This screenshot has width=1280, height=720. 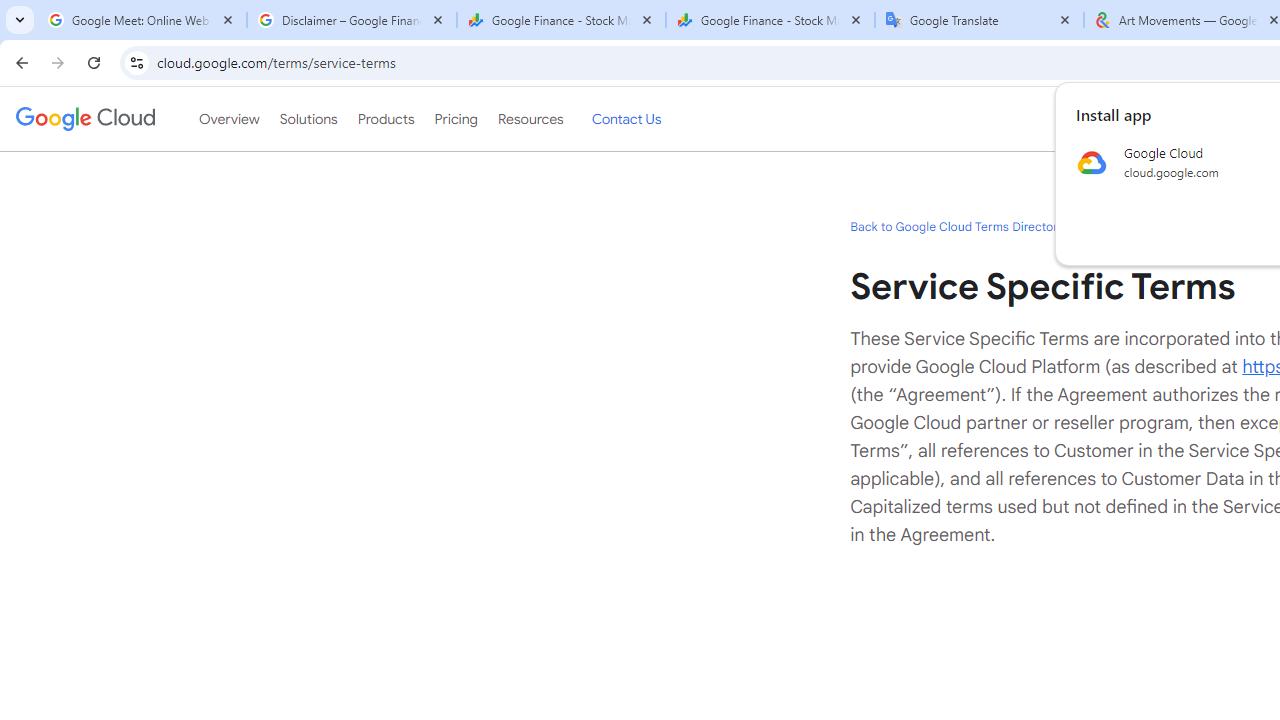 What do you see at coordinates (84, 119) in the screenshot?
I see `'Google Cloud'` at bounding box center [84, 119].